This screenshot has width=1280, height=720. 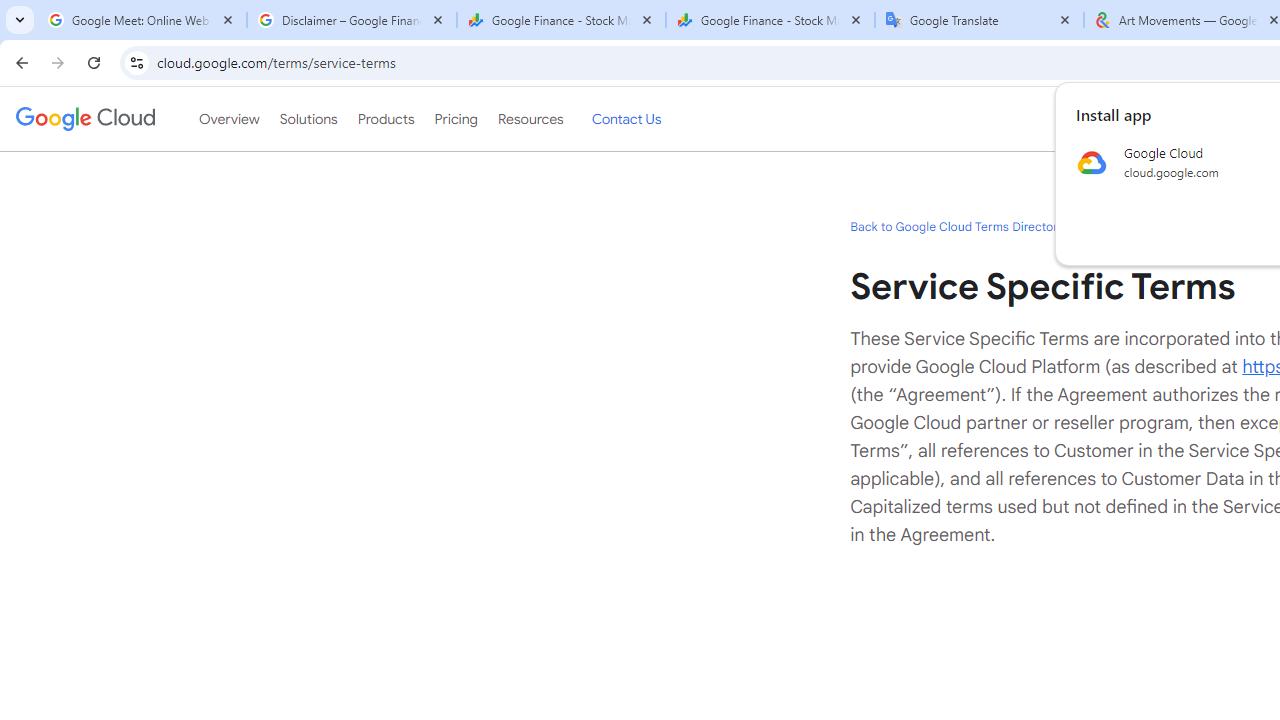 What do you see at coordinates (84, 119) in the screenshot?
I see `'Google Cloud'` at bounding box center [84, 119].